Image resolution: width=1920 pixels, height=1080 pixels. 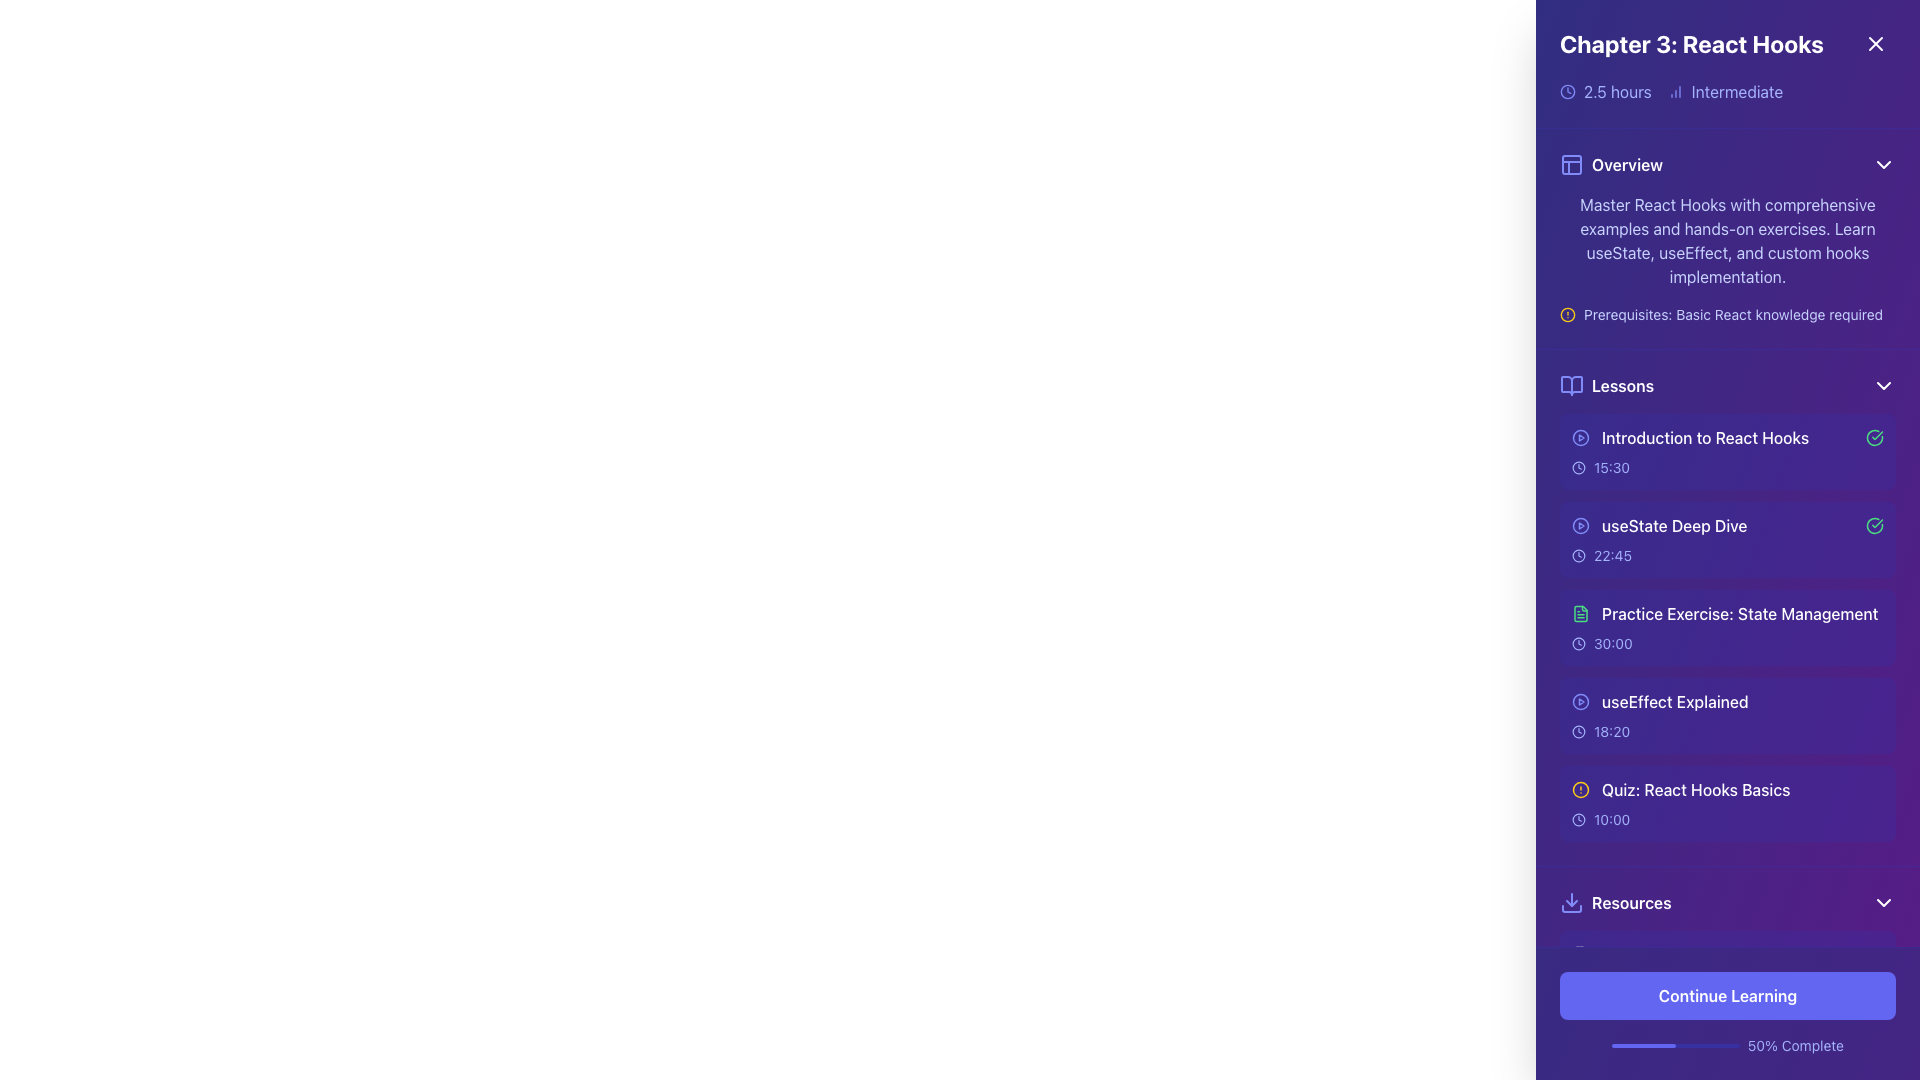 I want to click on the lesson item titled 'useEffect Explained' in the 'Lessons' sidebar, so click(x=1727, y=701).